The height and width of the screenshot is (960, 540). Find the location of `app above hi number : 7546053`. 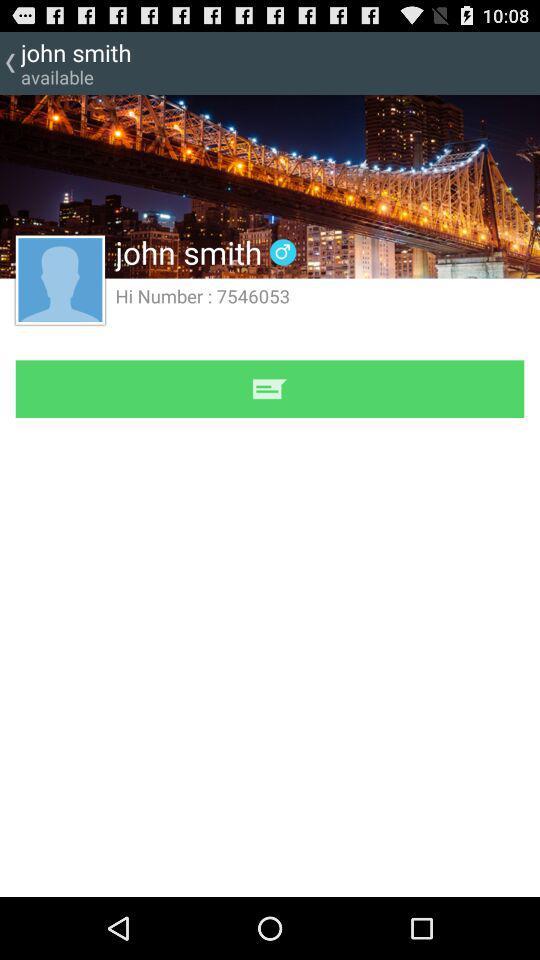

app above hi number : 7546053 is located at coordinates (270, 186).